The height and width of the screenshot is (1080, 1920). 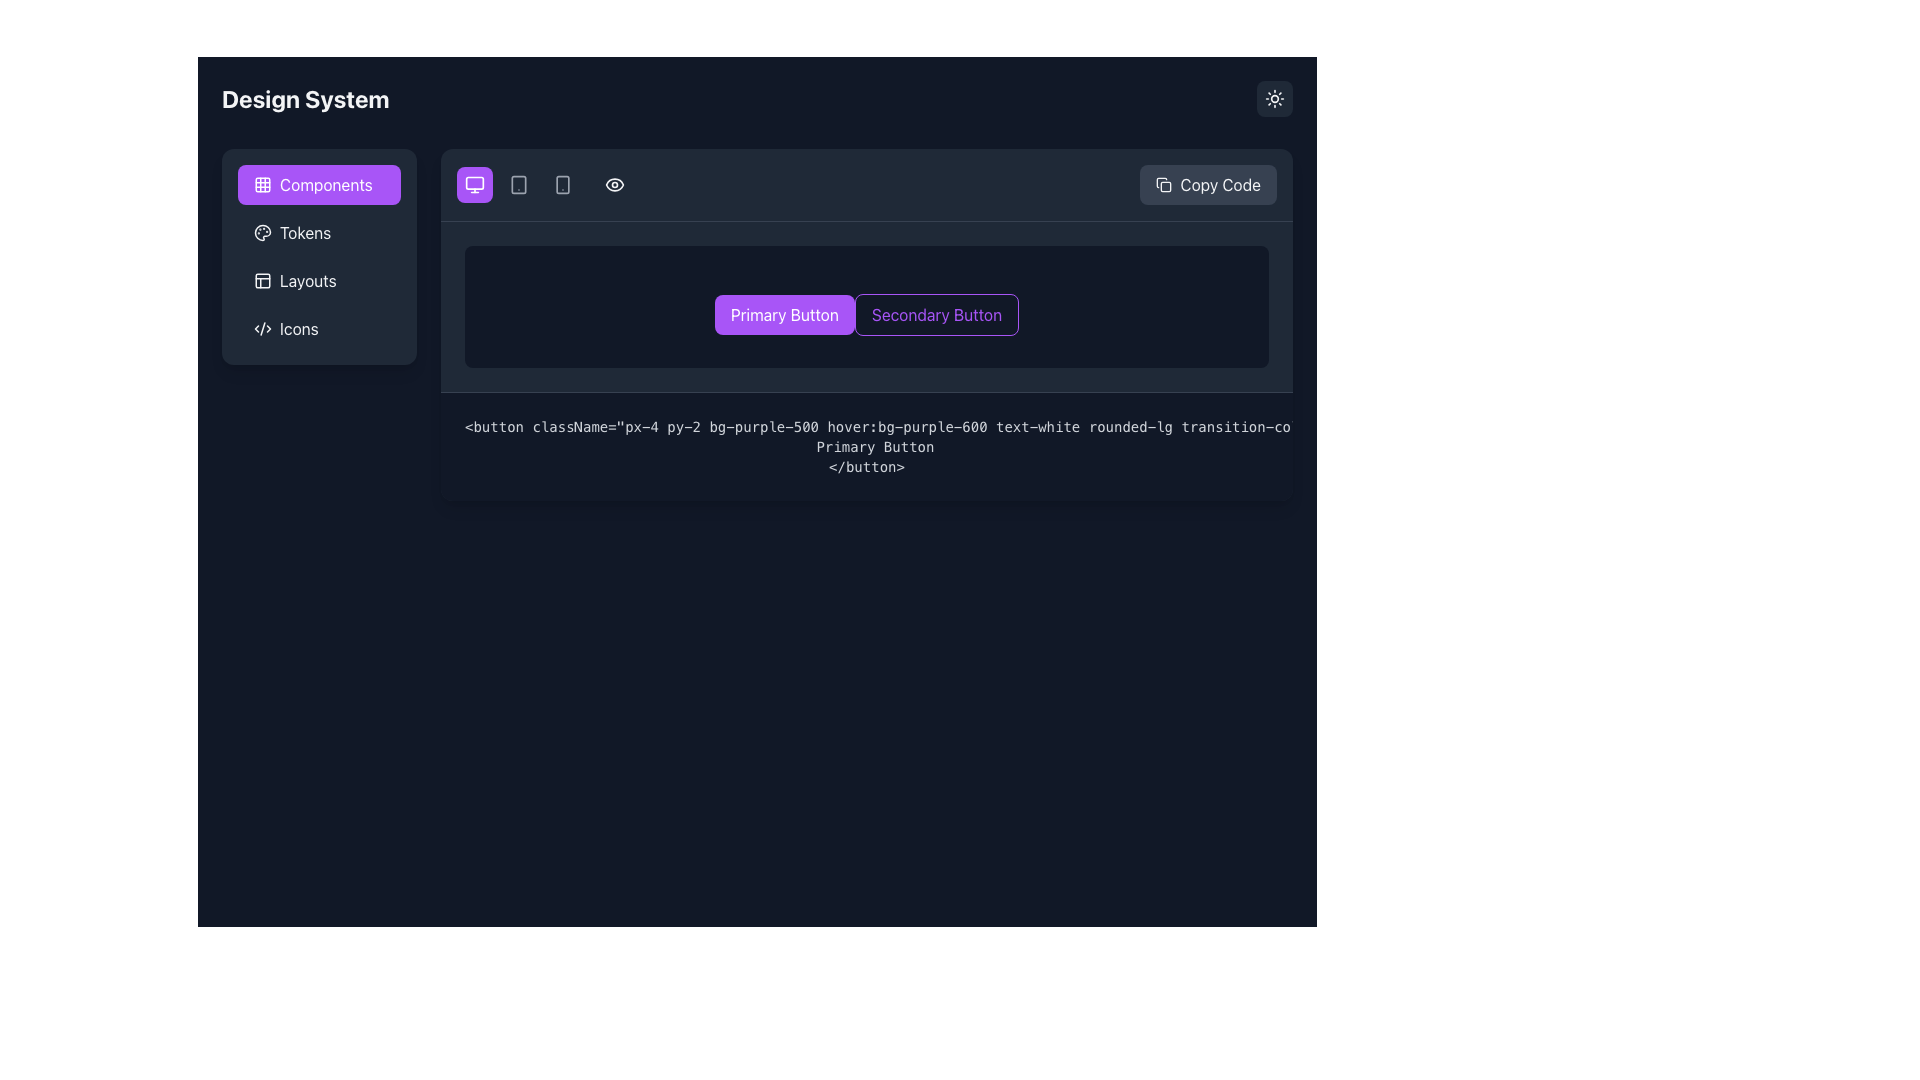 I want to click on the sun icon button in the top-right corner of the header labeled 'Design System', so click(x=1274, y=99).